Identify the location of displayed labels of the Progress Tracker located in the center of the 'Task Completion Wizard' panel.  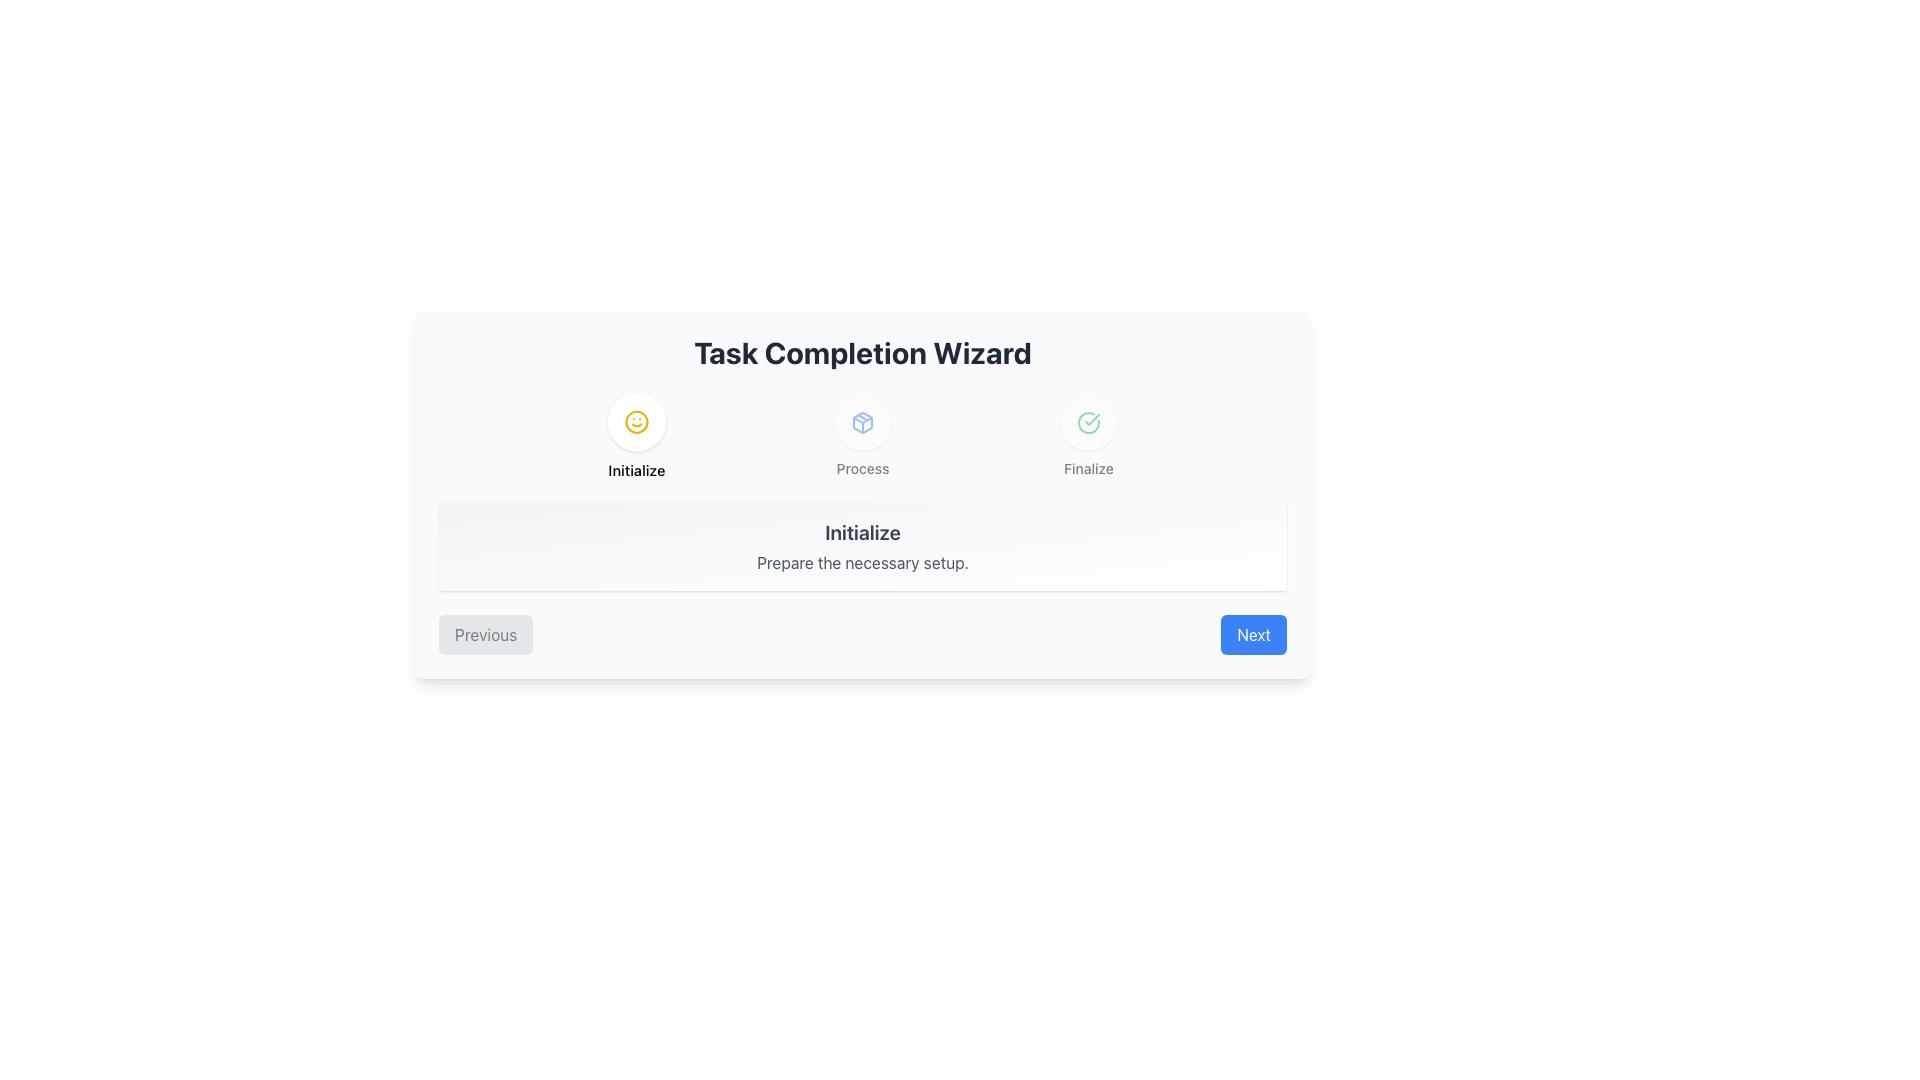
(863, 435).